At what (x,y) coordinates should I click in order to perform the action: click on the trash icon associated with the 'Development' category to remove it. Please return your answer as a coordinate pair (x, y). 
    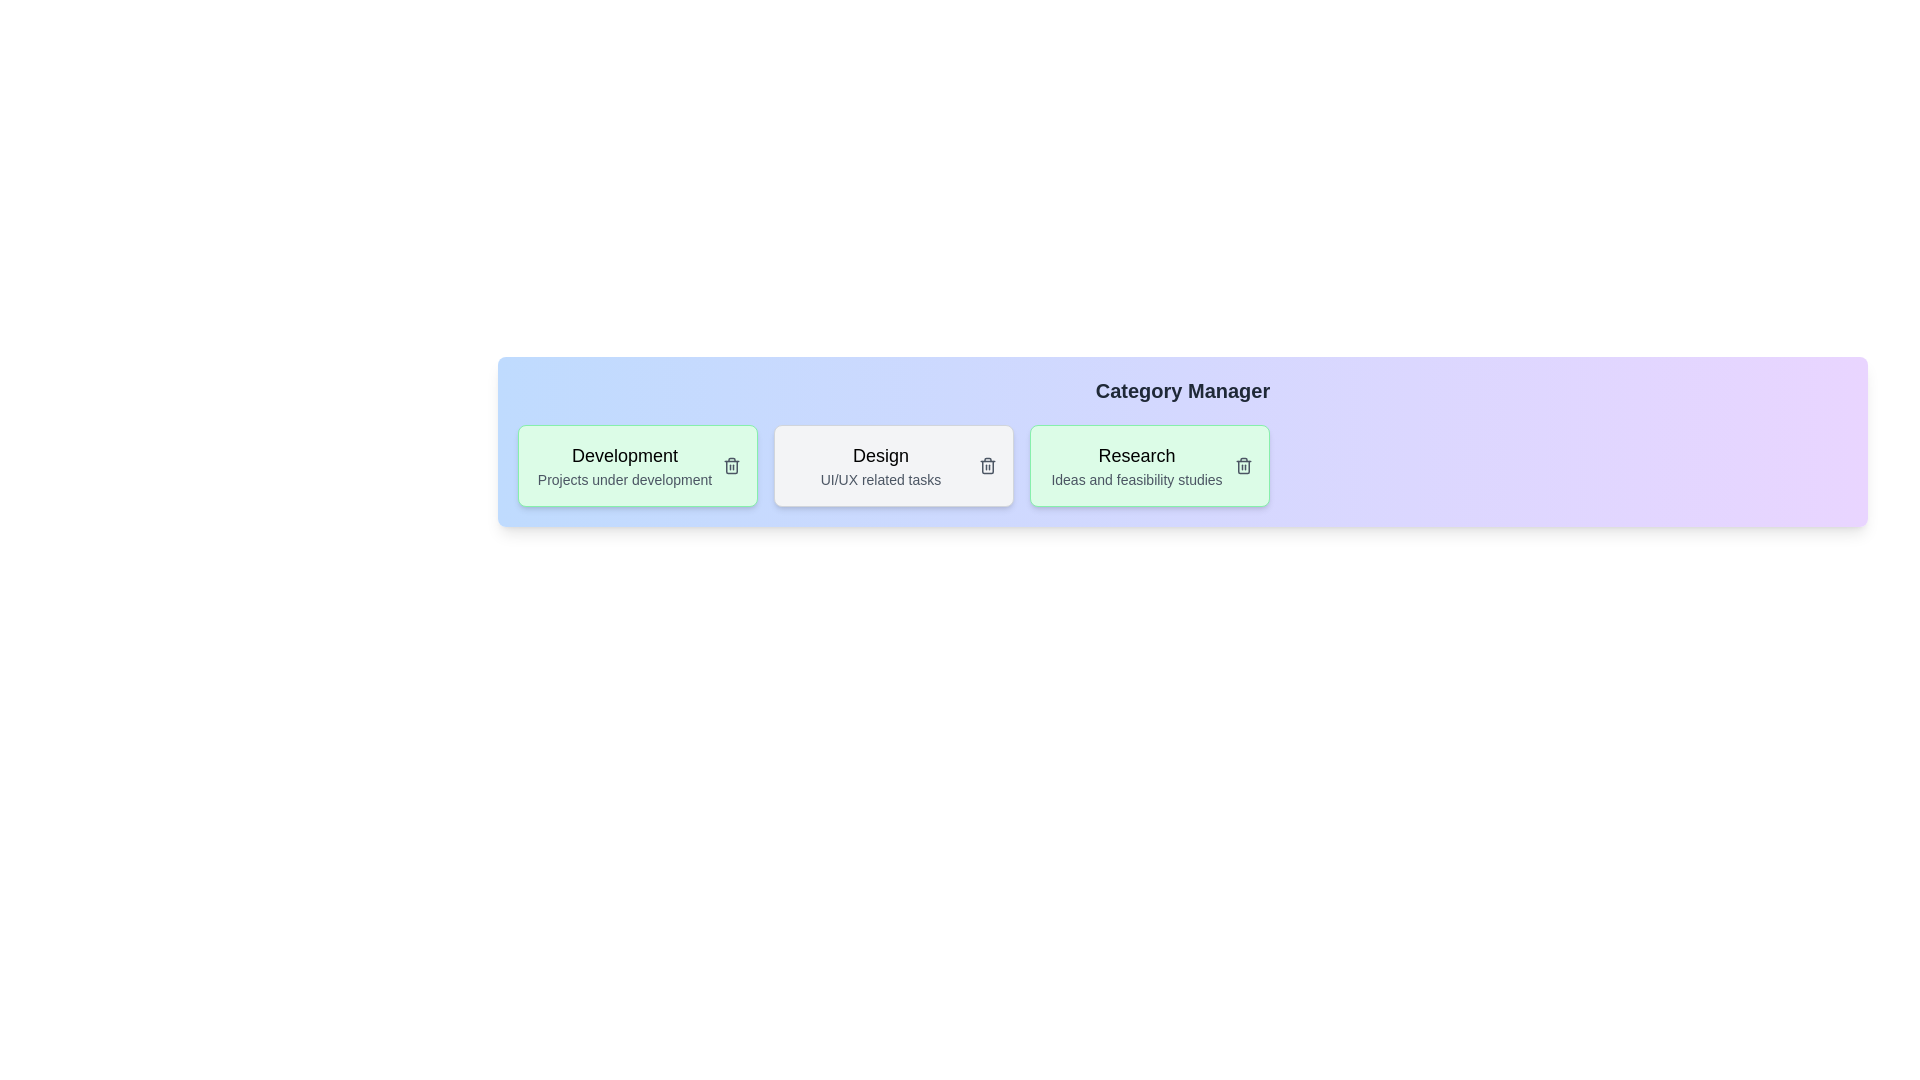
    Looking at the image, I should click on (730, 466).